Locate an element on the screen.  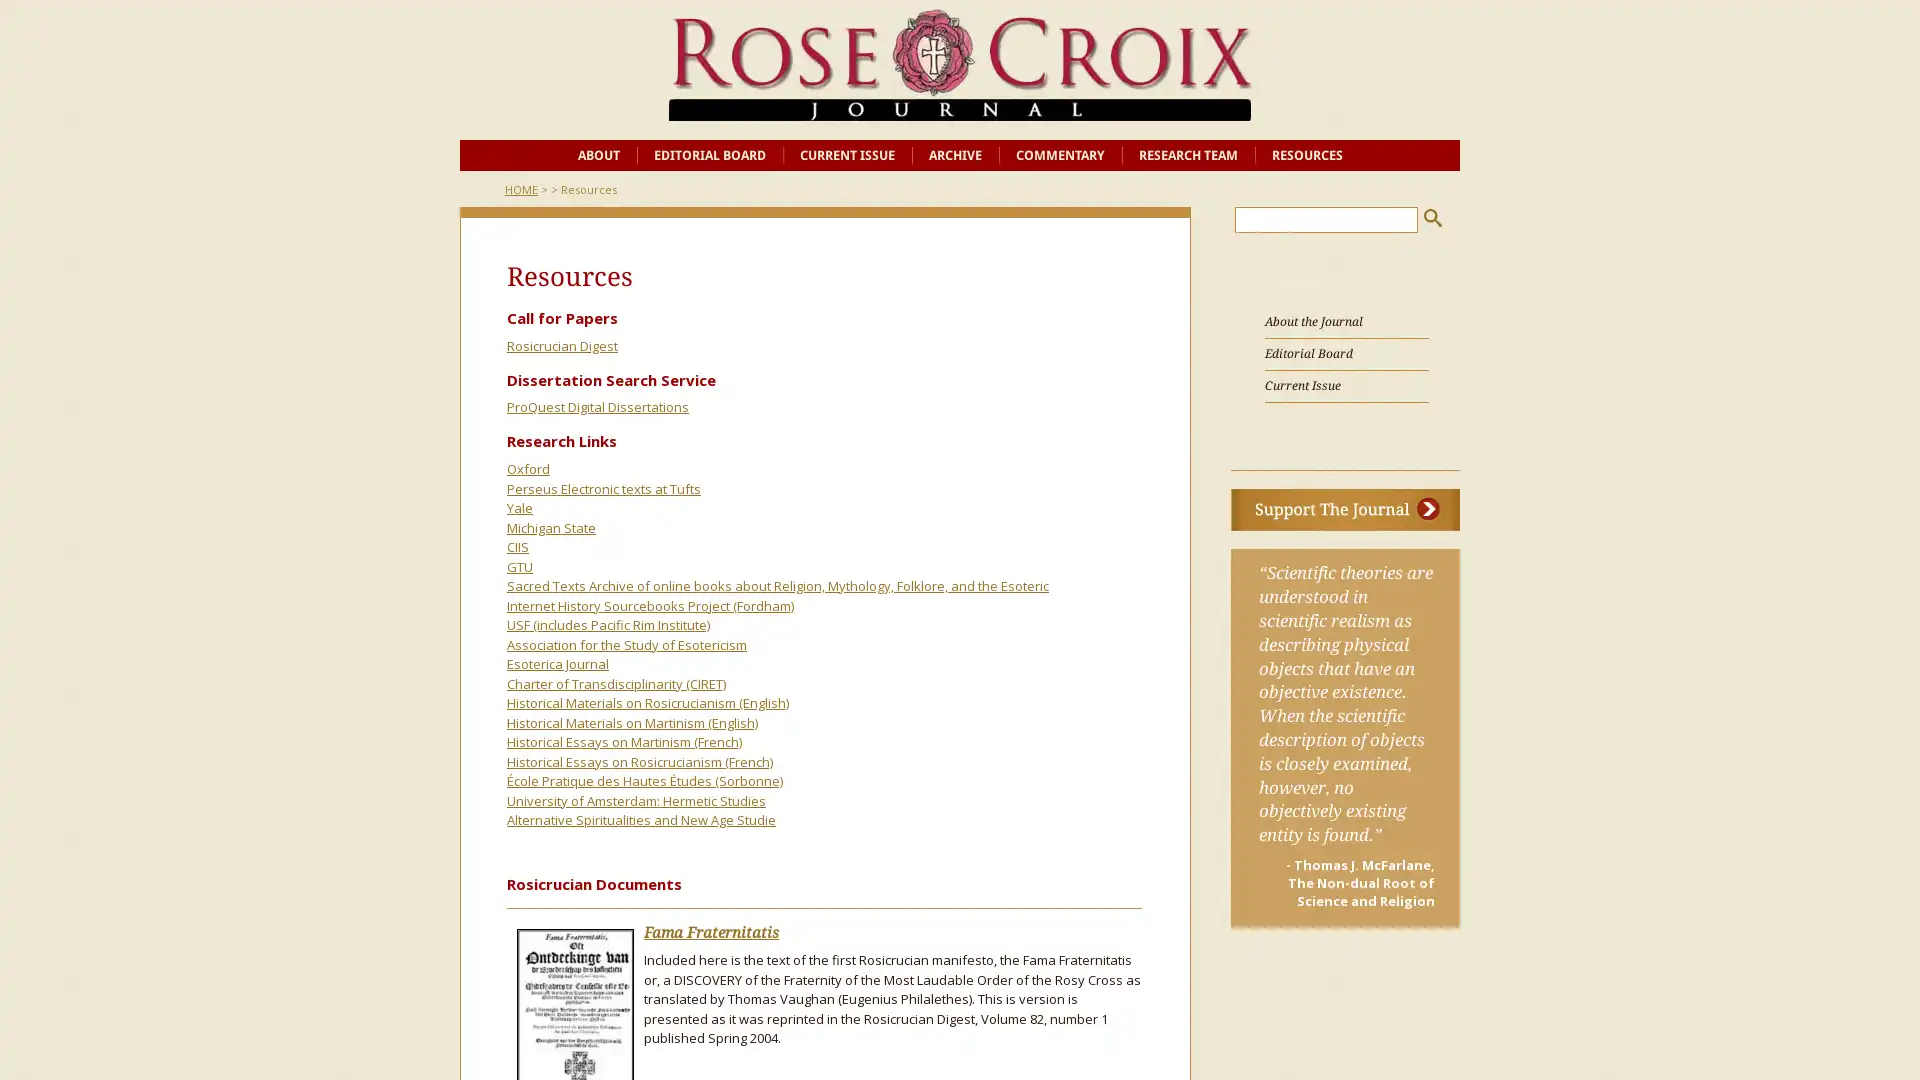
search is located at coordinates (1432, 217).